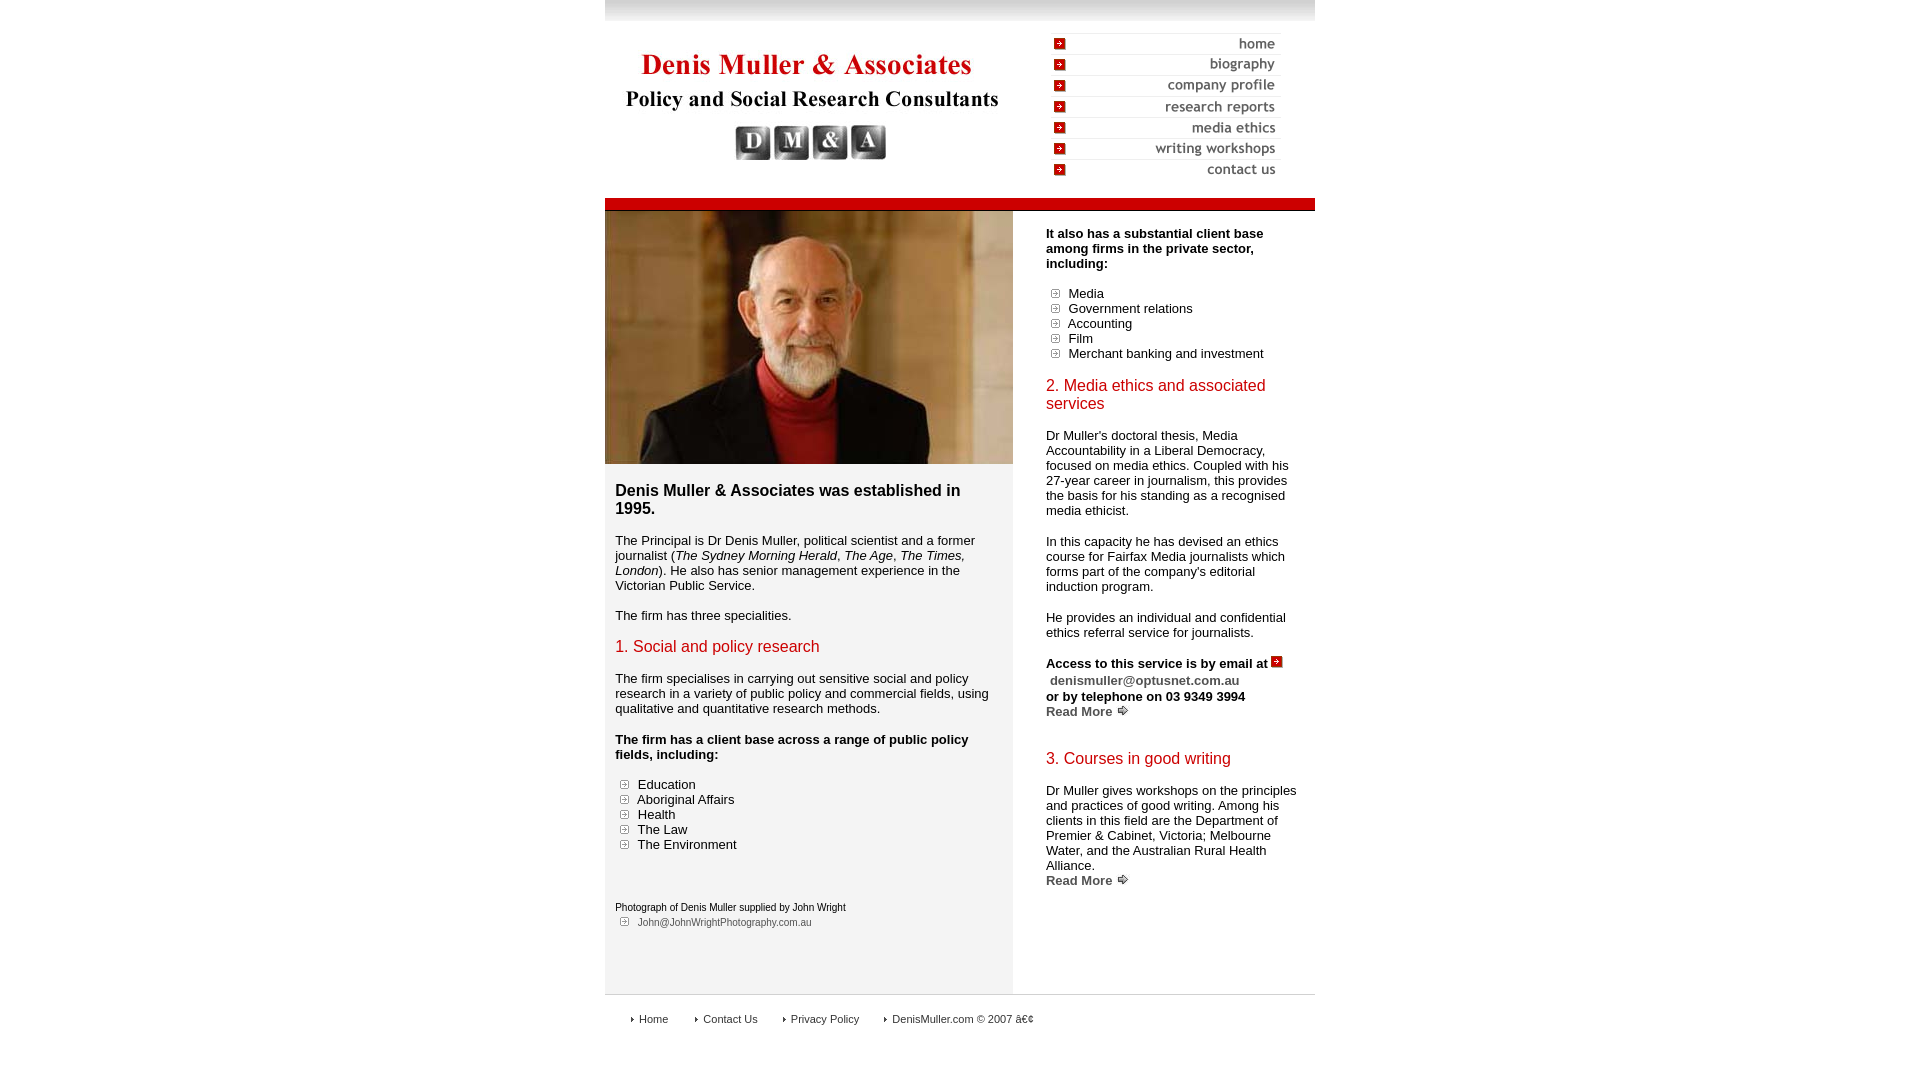  Describe the element at coordinates (730, 1018) in the screenshot. I see `'Contact Us'` at that location.